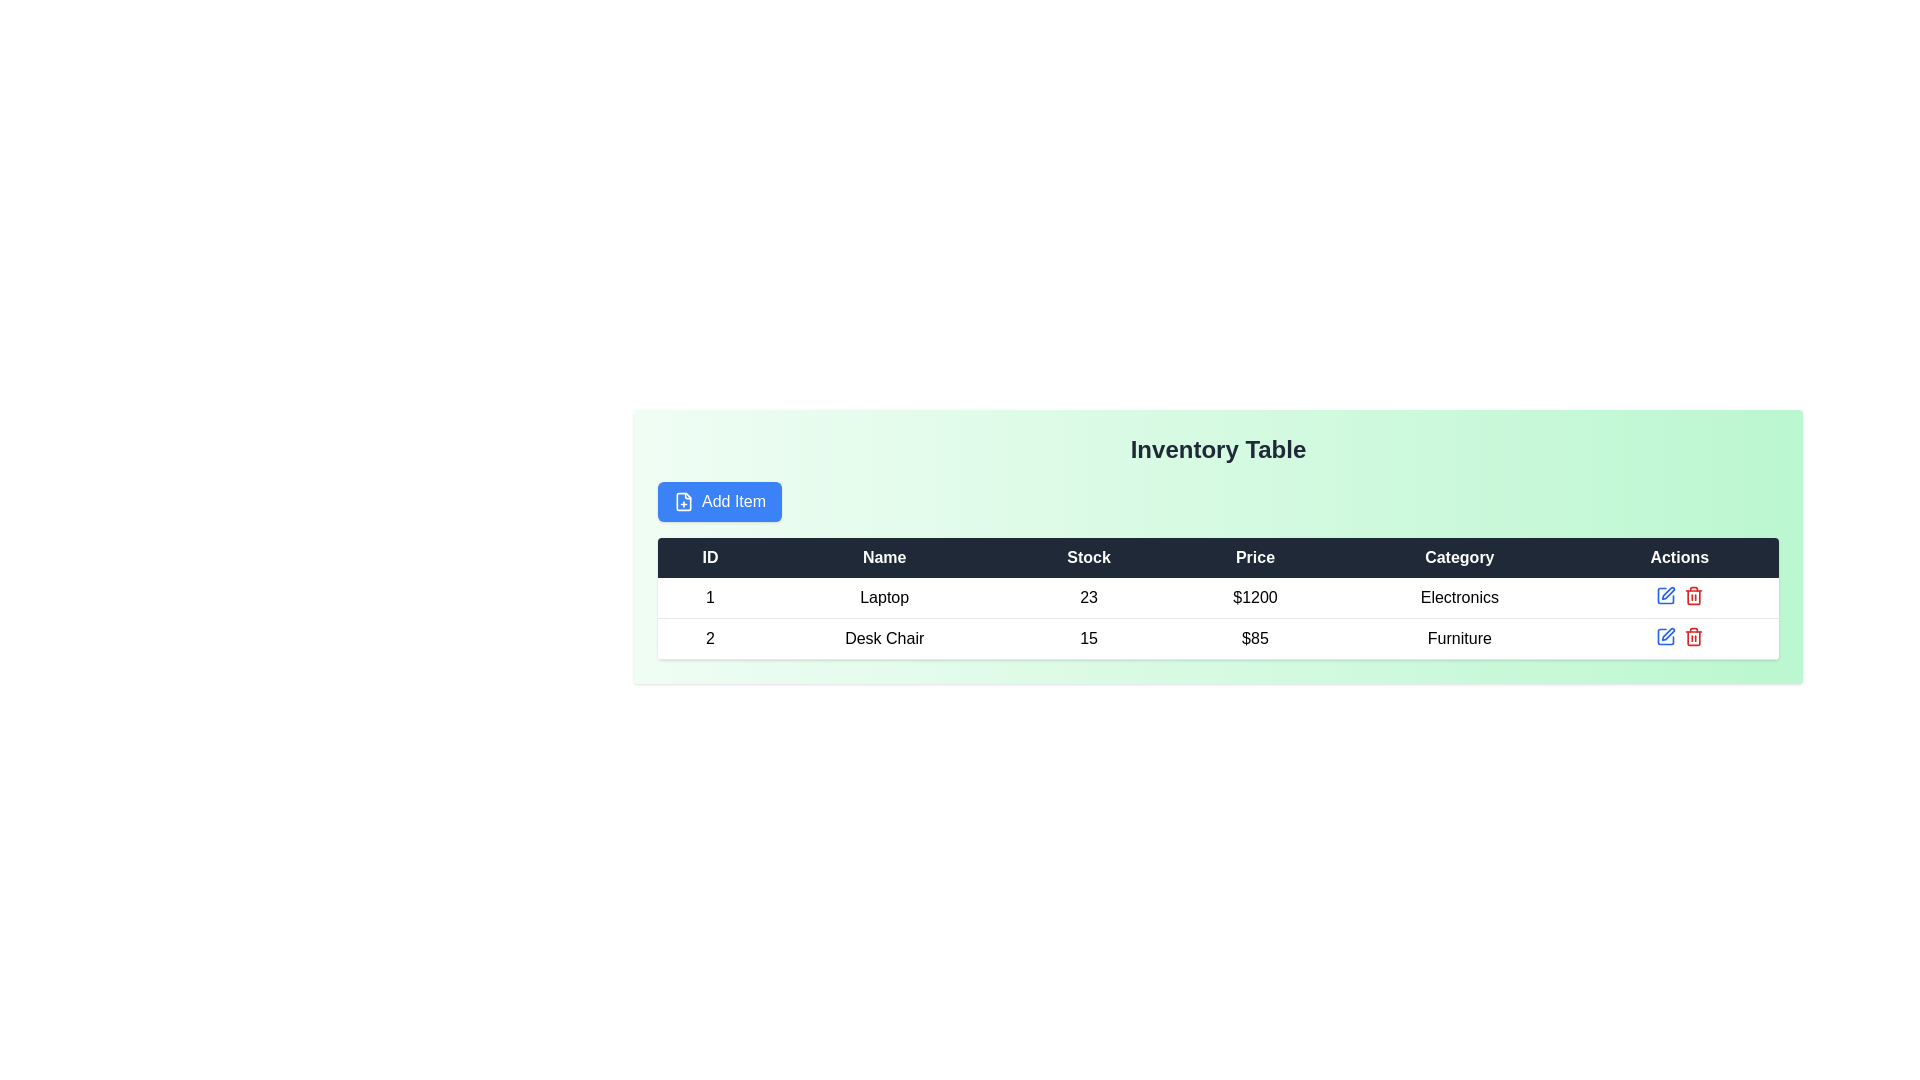 Image resolution: width=1920 pixels, height=1080 pixels. Describe the element at coordinates (710, 597) in the screenshot. I see `the Text label that identifies the first entry in the table, corresponding to the Laptop, located under the 'ID' column` at that location.